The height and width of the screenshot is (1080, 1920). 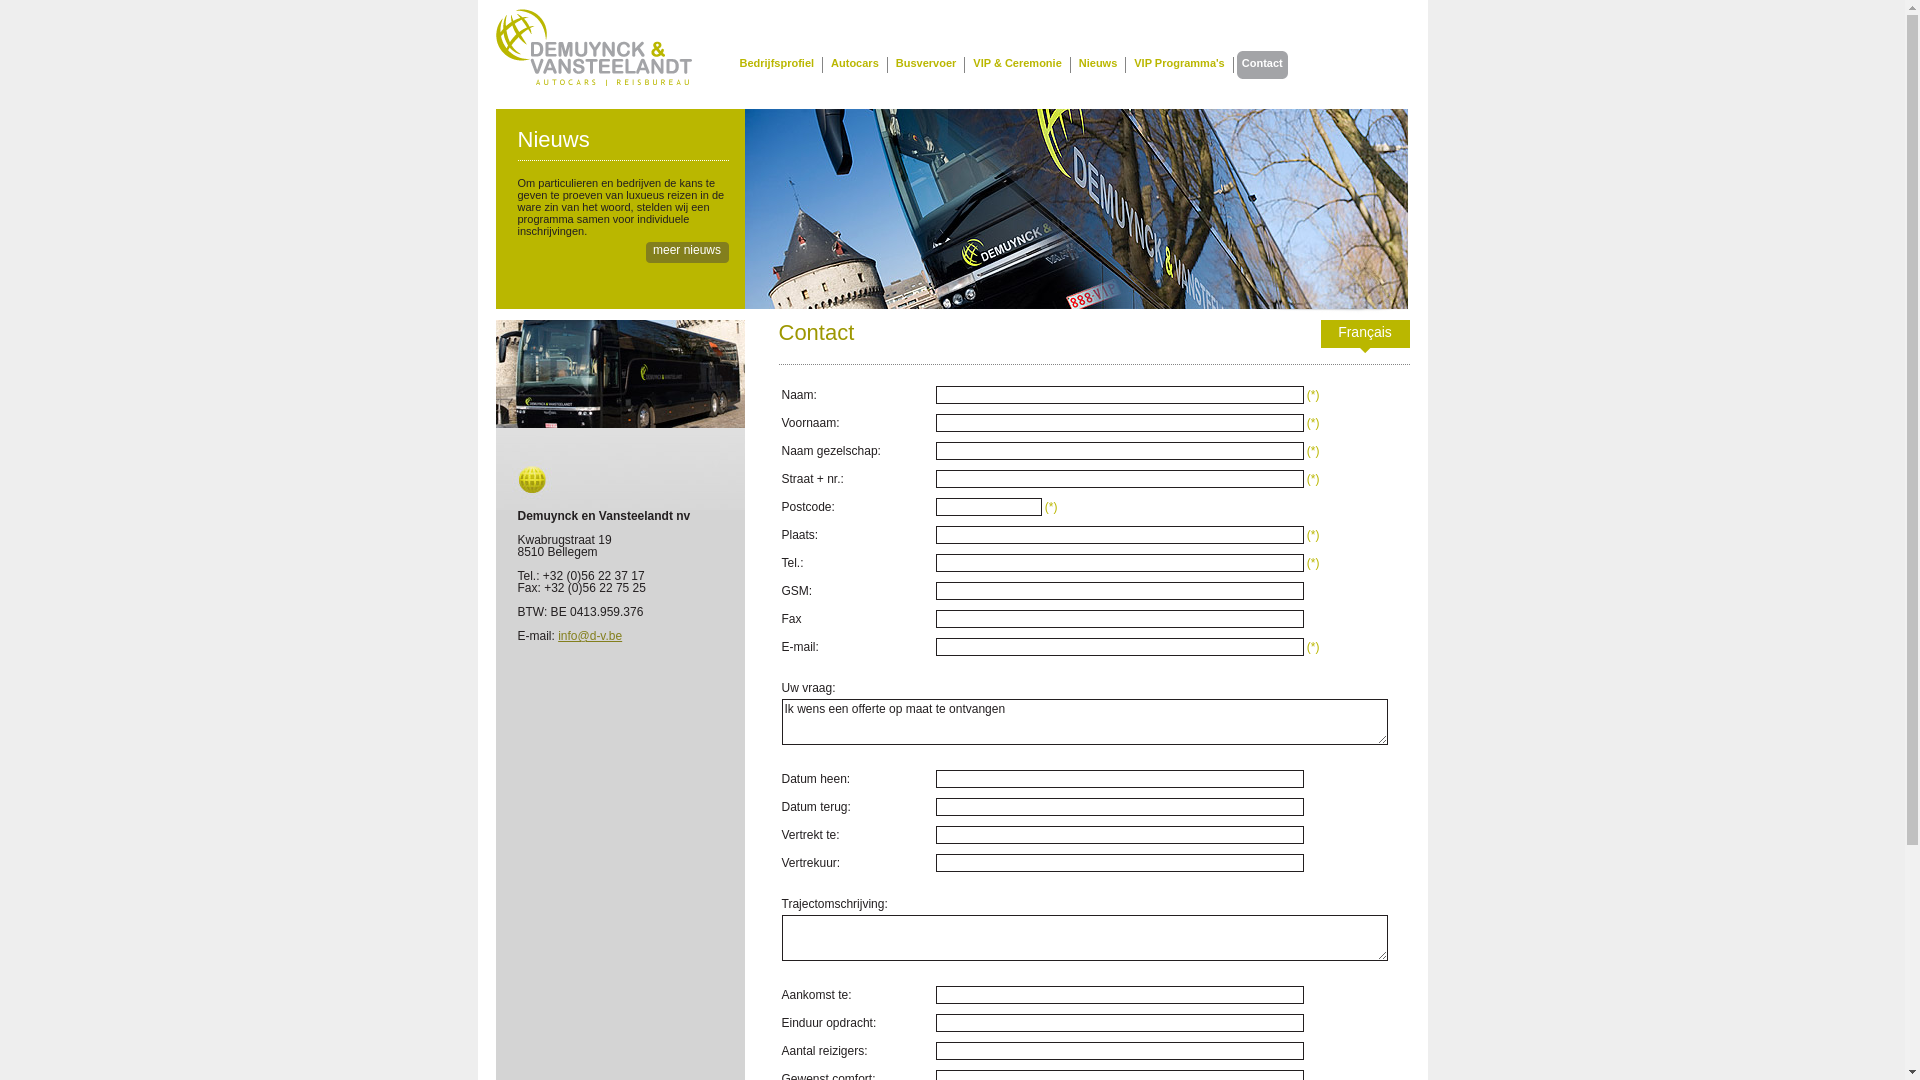 I want to click on 'VIP & Ceremonie', so click(x=1017, y=64).